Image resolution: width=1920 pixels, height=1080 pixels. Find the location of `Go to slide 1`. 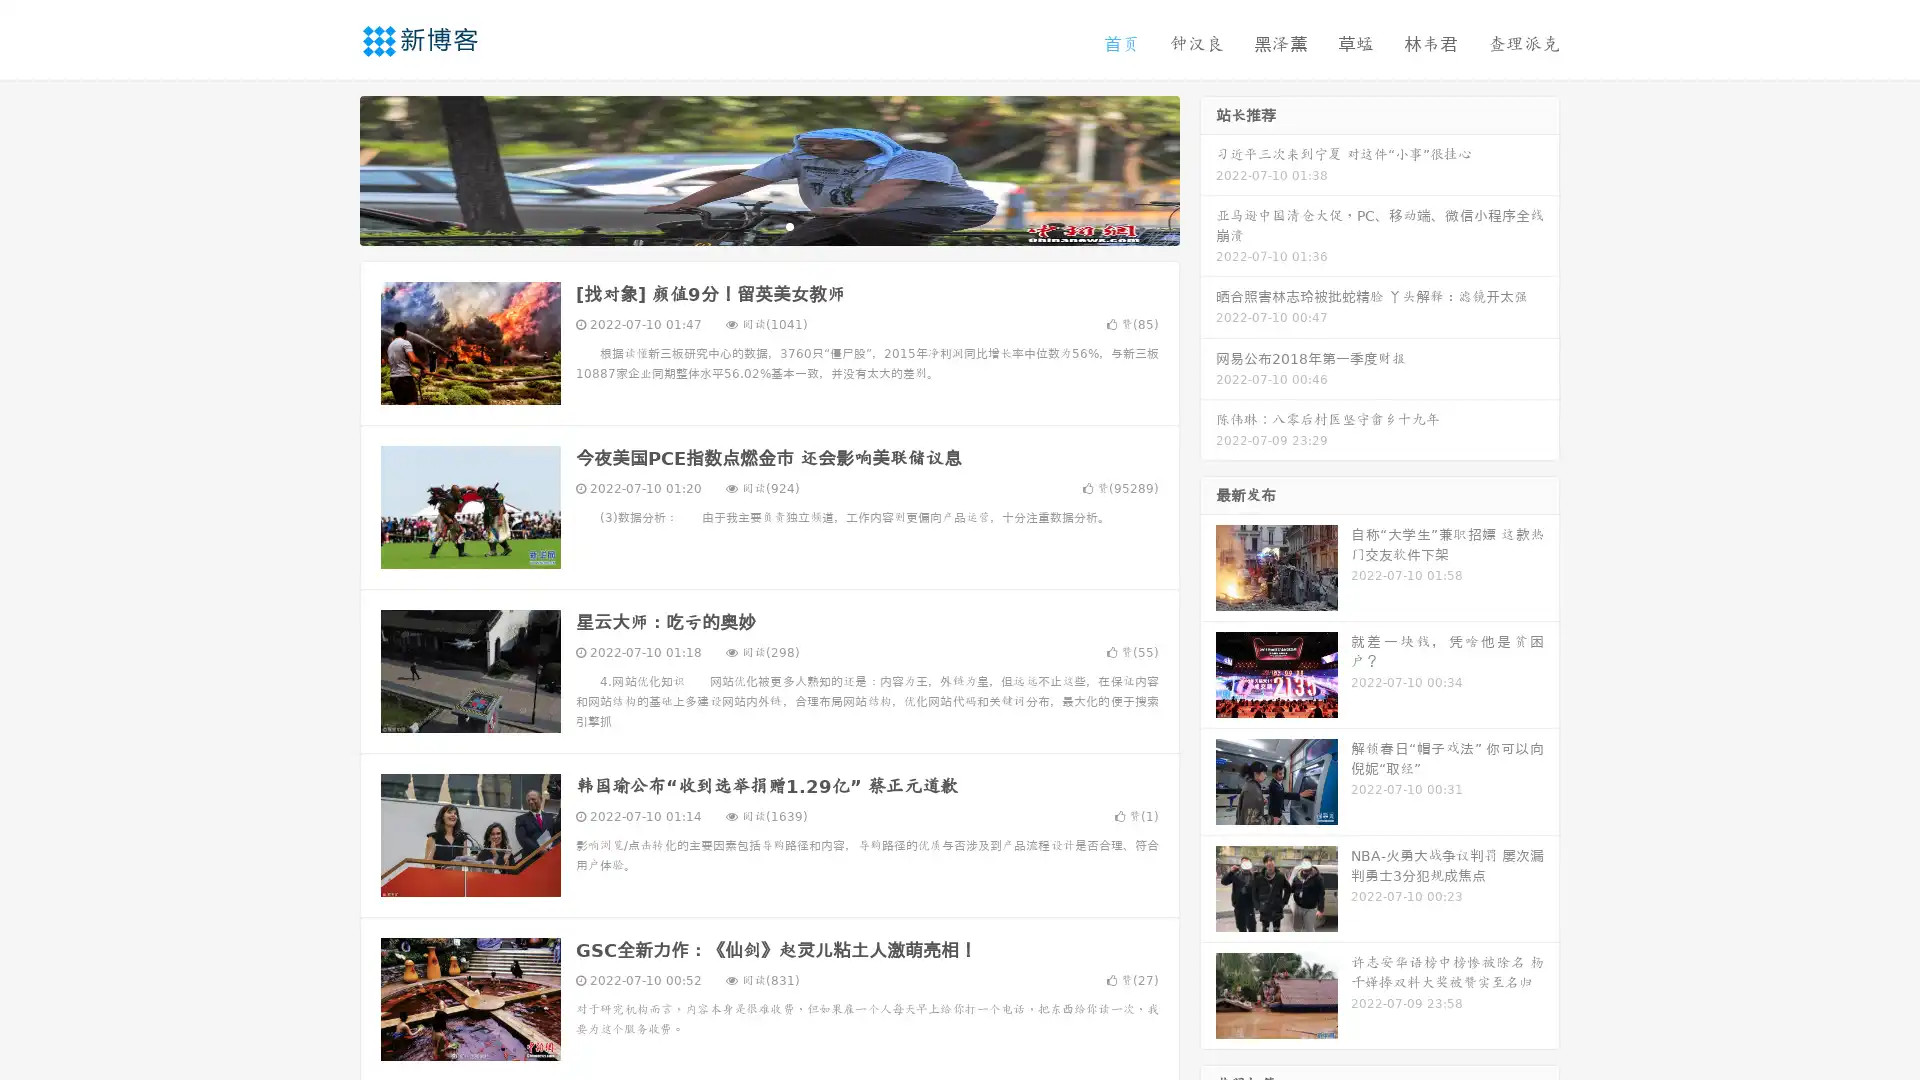

Go to slide 1 is located at coordinates (748, 225).